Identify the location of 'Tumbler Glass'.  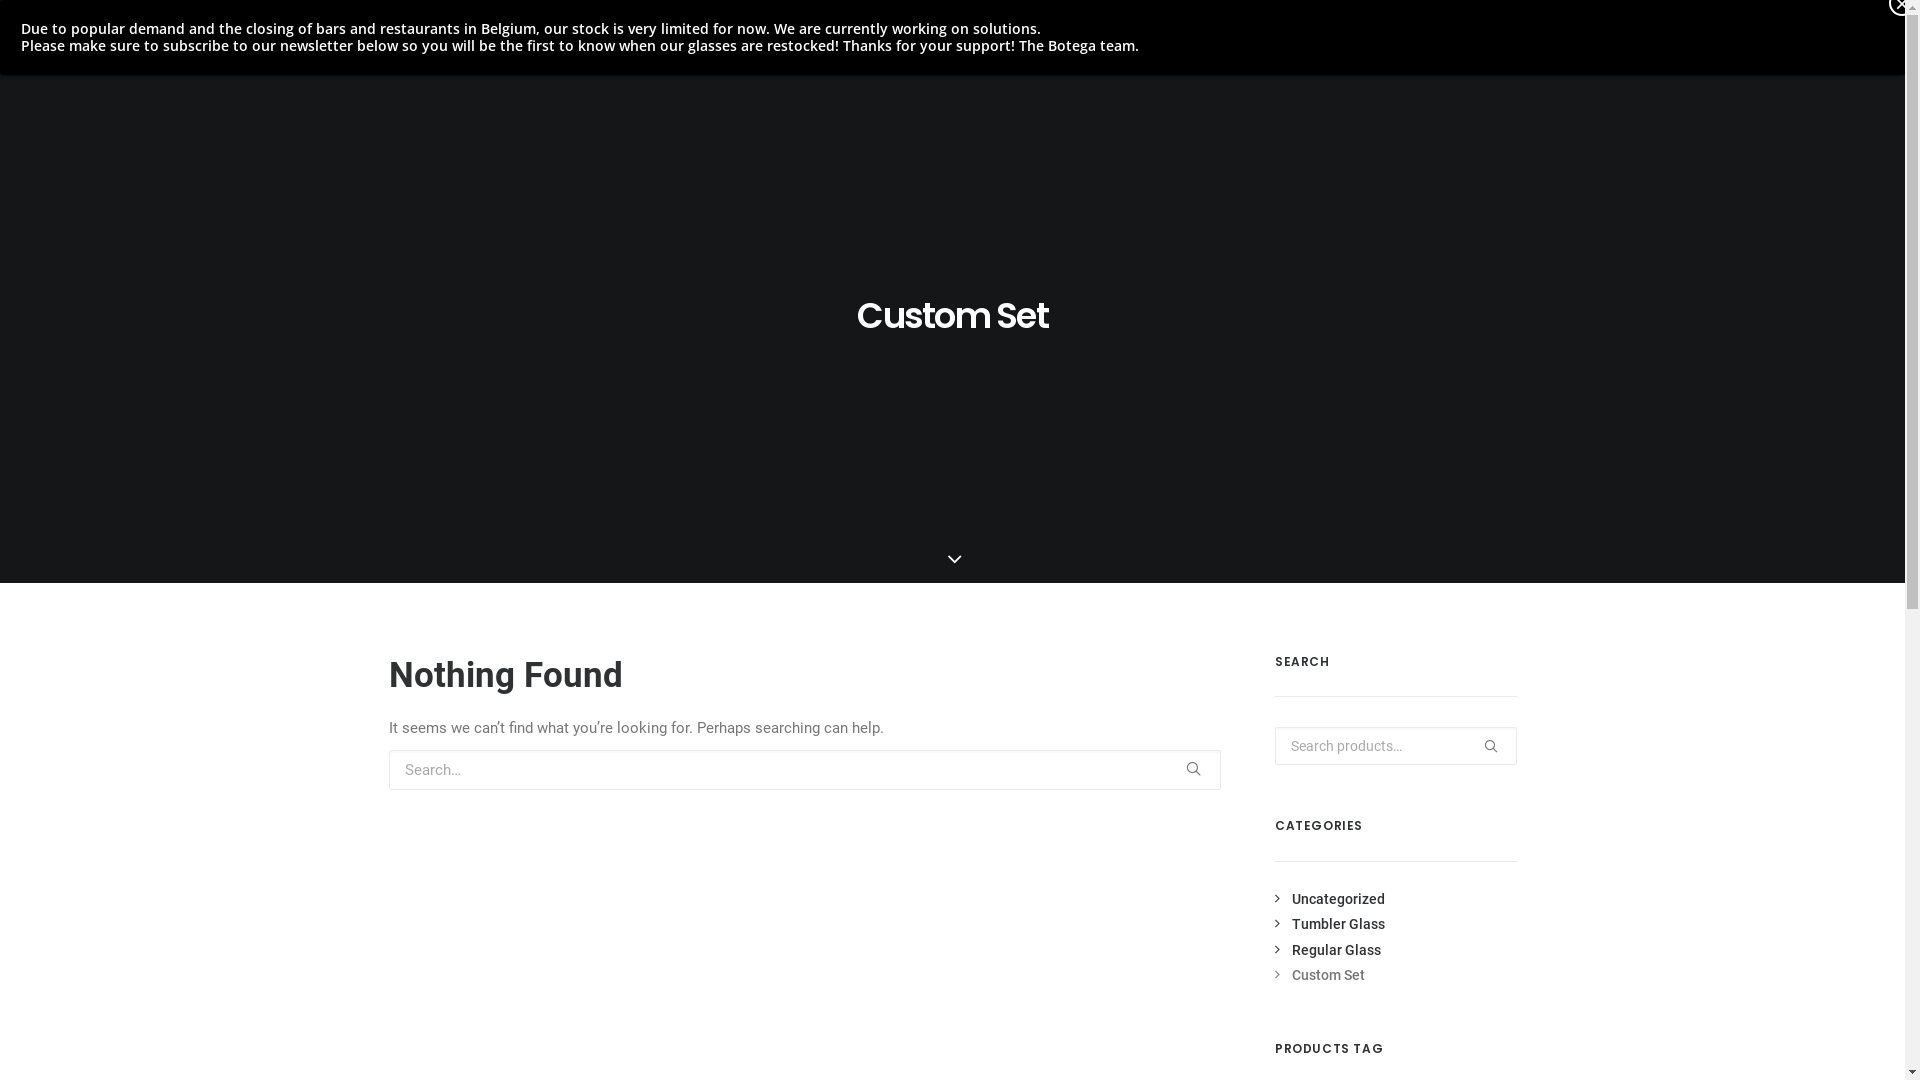
(1329, 924).